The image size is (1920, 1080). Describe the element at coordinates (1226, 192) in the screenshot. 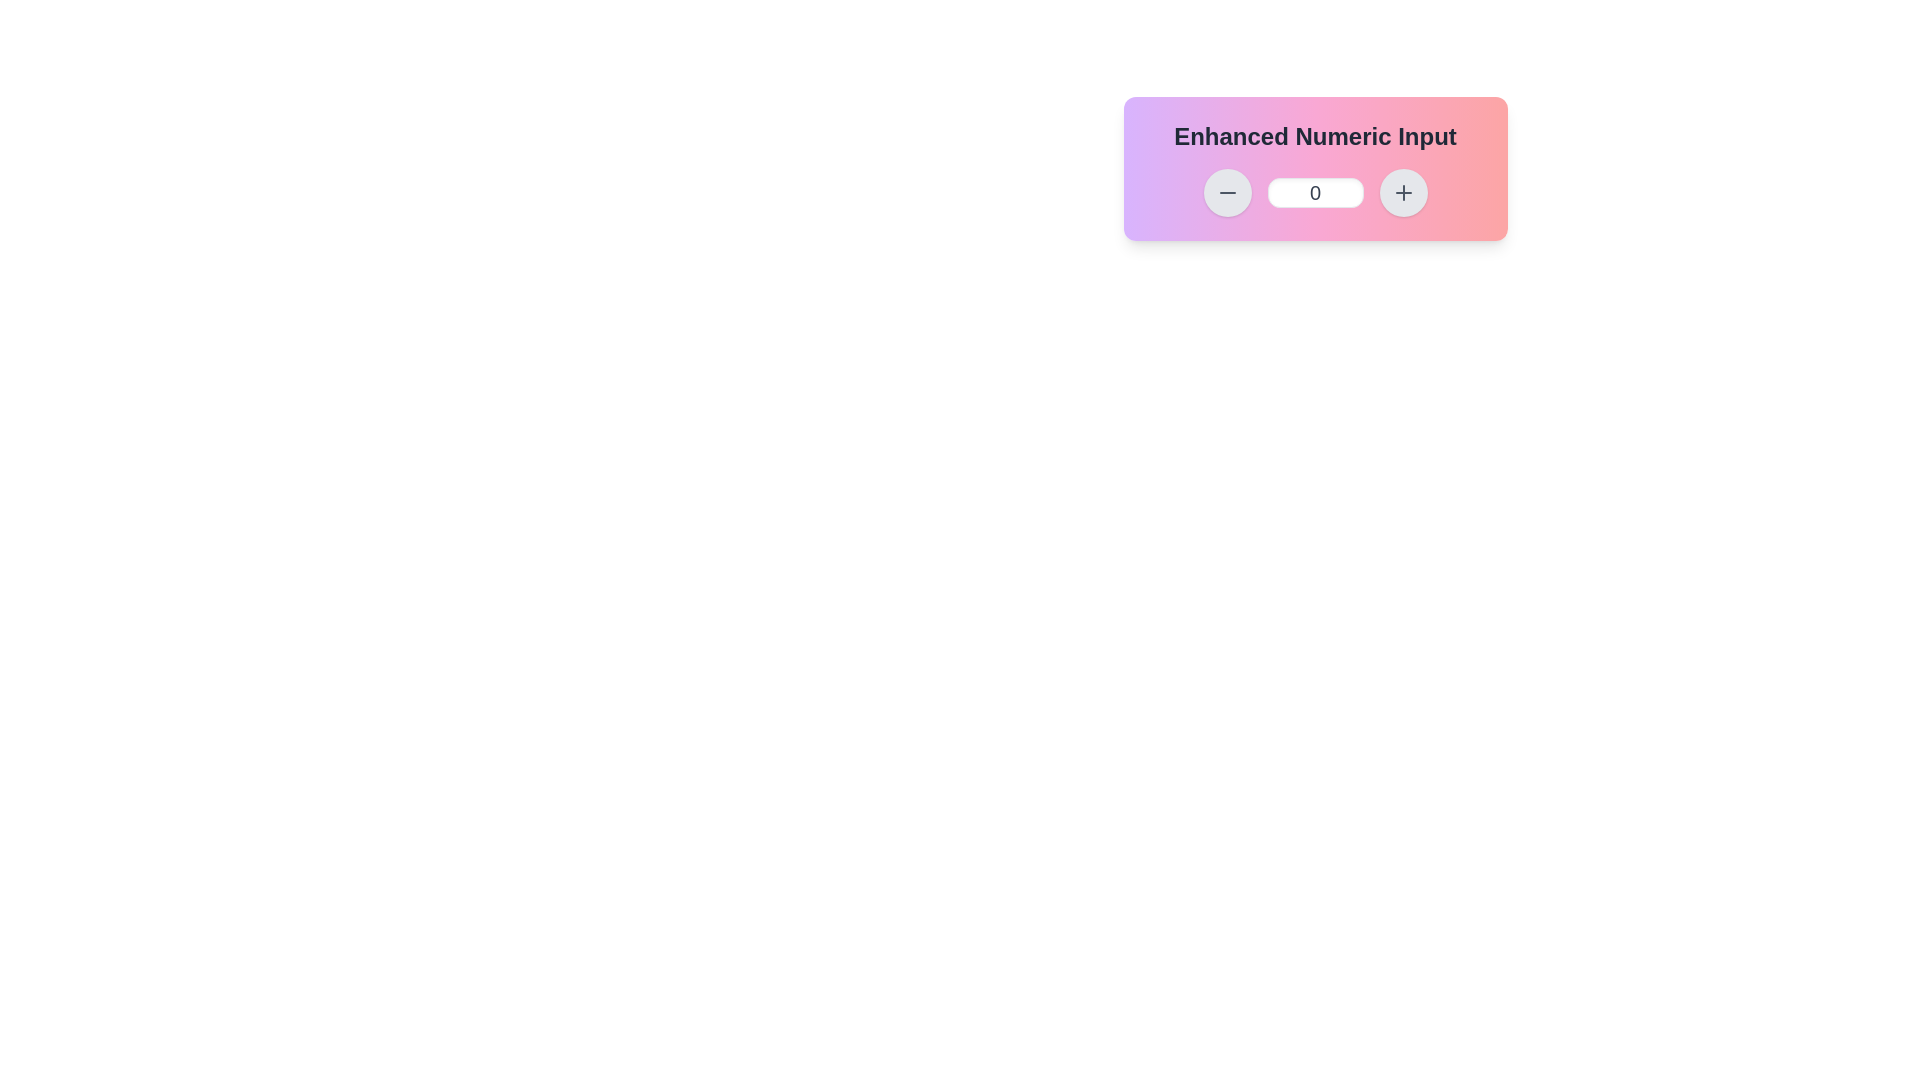

I see `the black minus icon button with a gray background, positioned far left among interactive controls` at that location.